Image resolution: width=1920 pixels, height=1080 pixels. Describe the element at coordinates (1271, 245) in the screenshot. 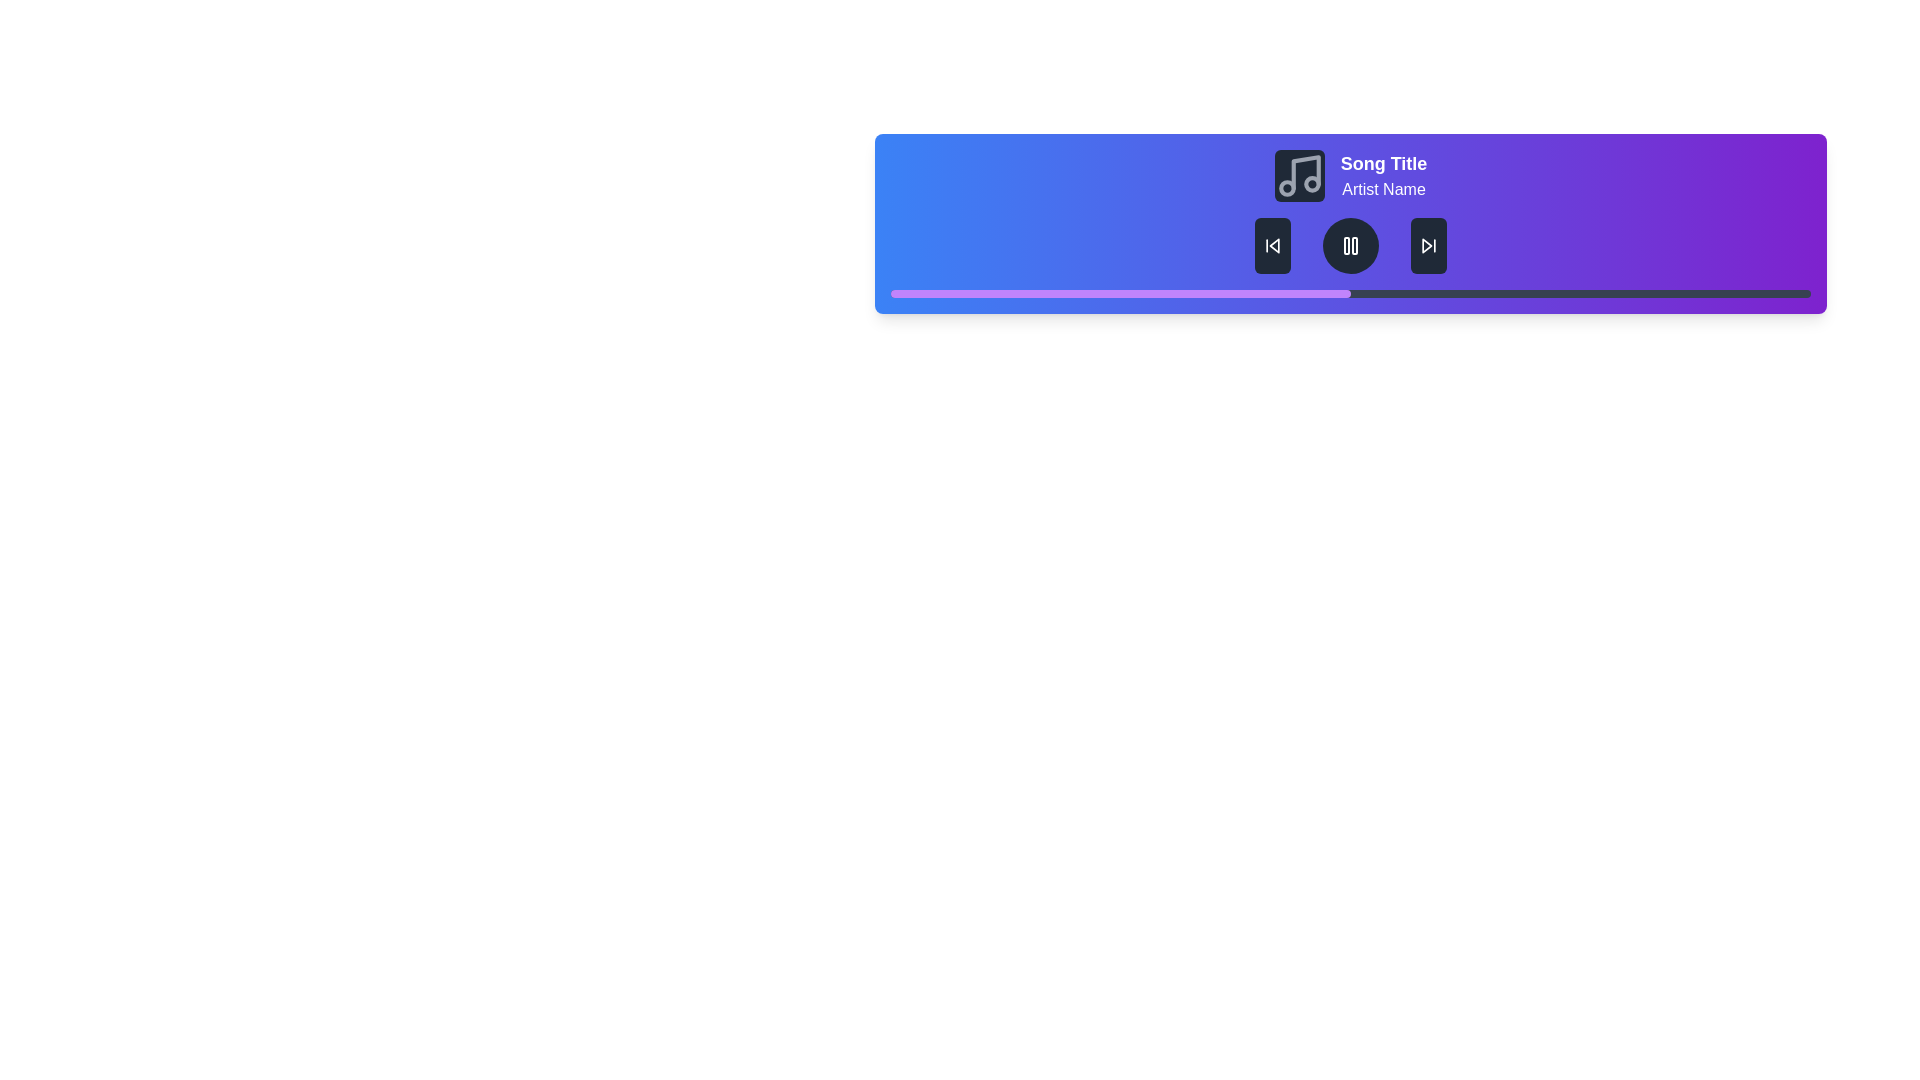

I see `the leftmost button with a dark background and rounded corners featuring a left-pointing arrow, located` at that location.